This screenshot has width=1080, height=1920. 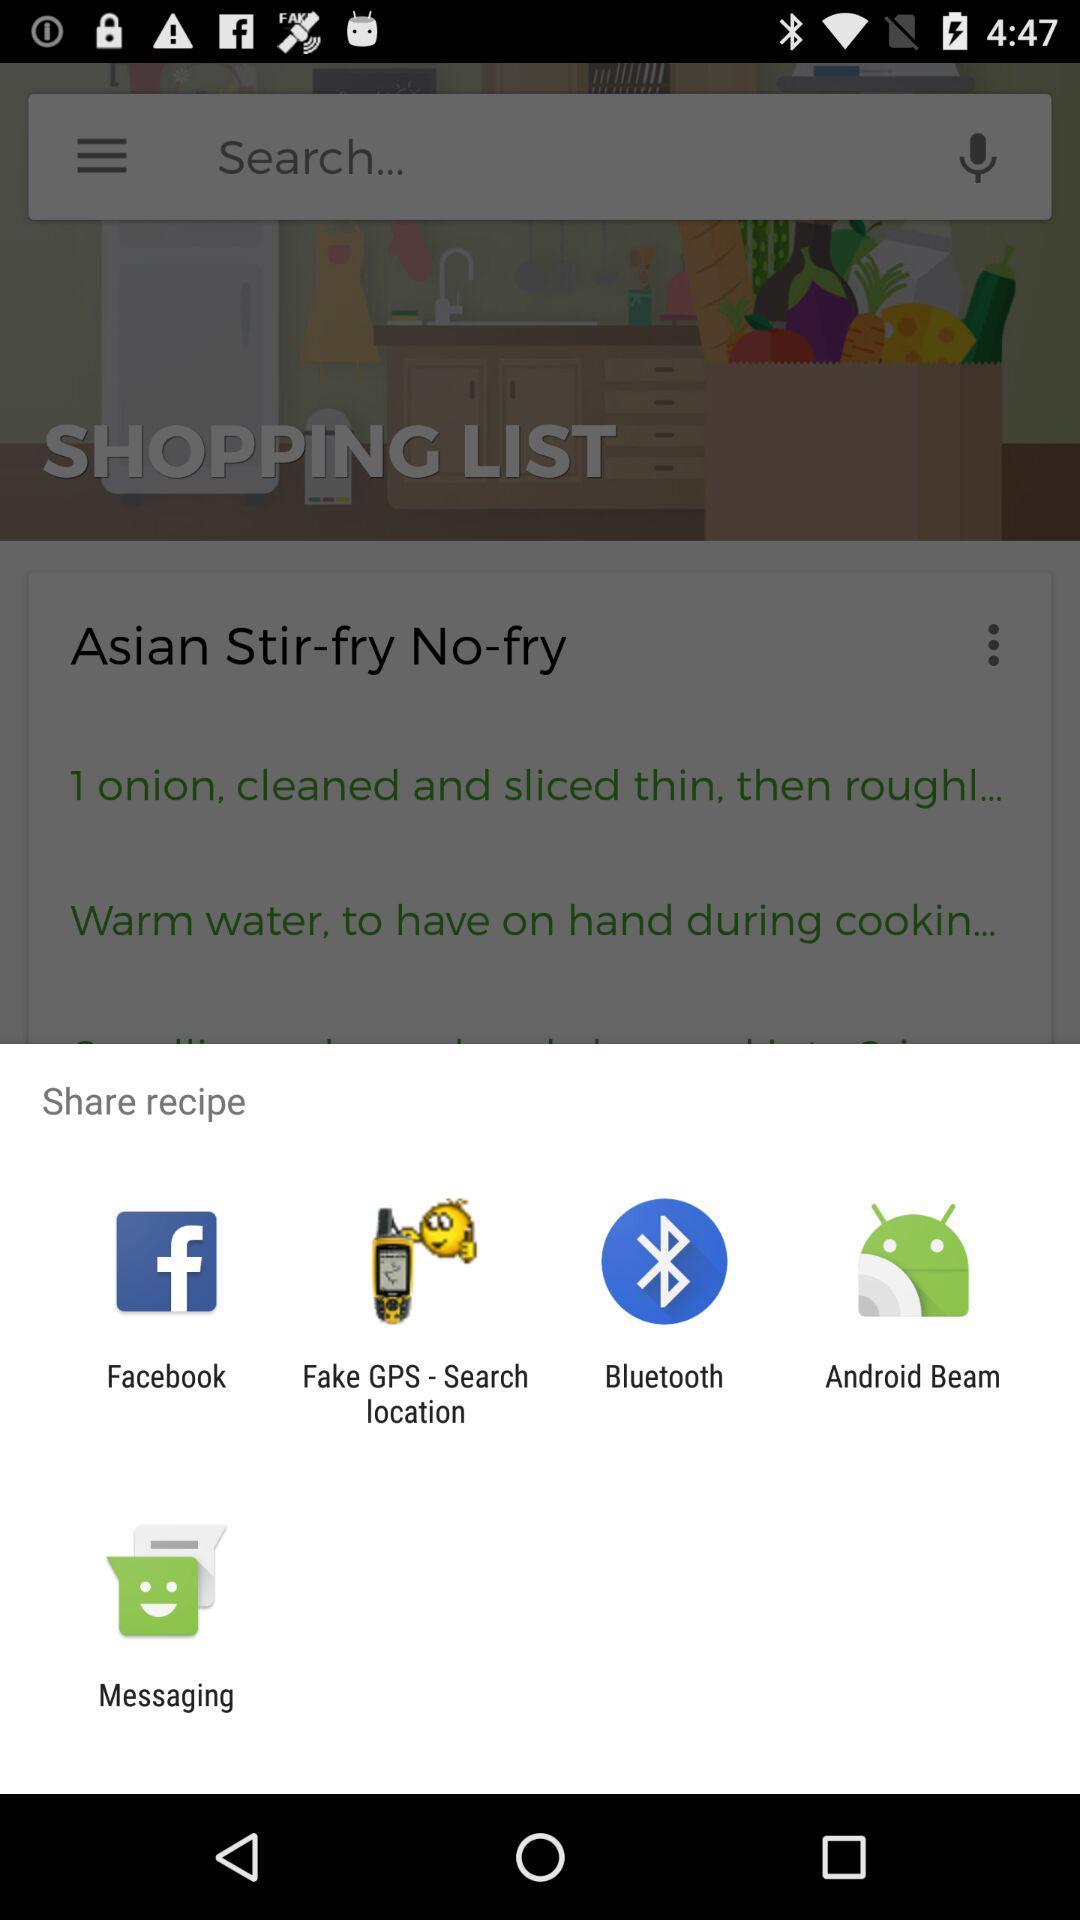 I want to click on fake gps search item, so click(x=414, y=1392).